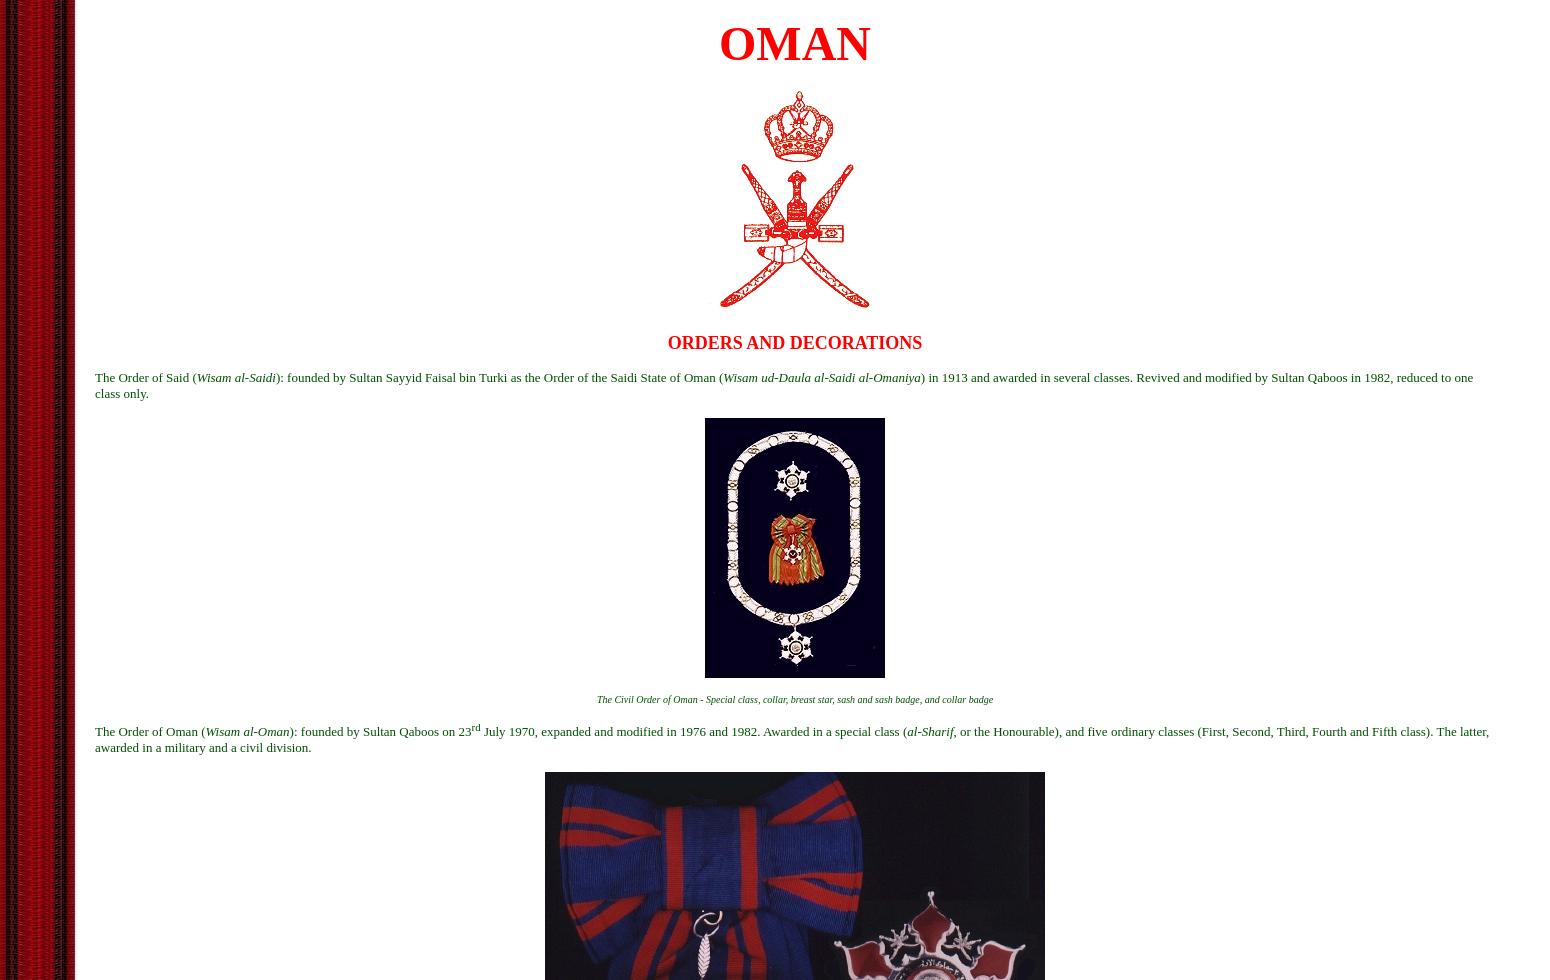  Describe the element at coordinates (719, 43) in the screenshot. I see `'OMAN'` at that location.